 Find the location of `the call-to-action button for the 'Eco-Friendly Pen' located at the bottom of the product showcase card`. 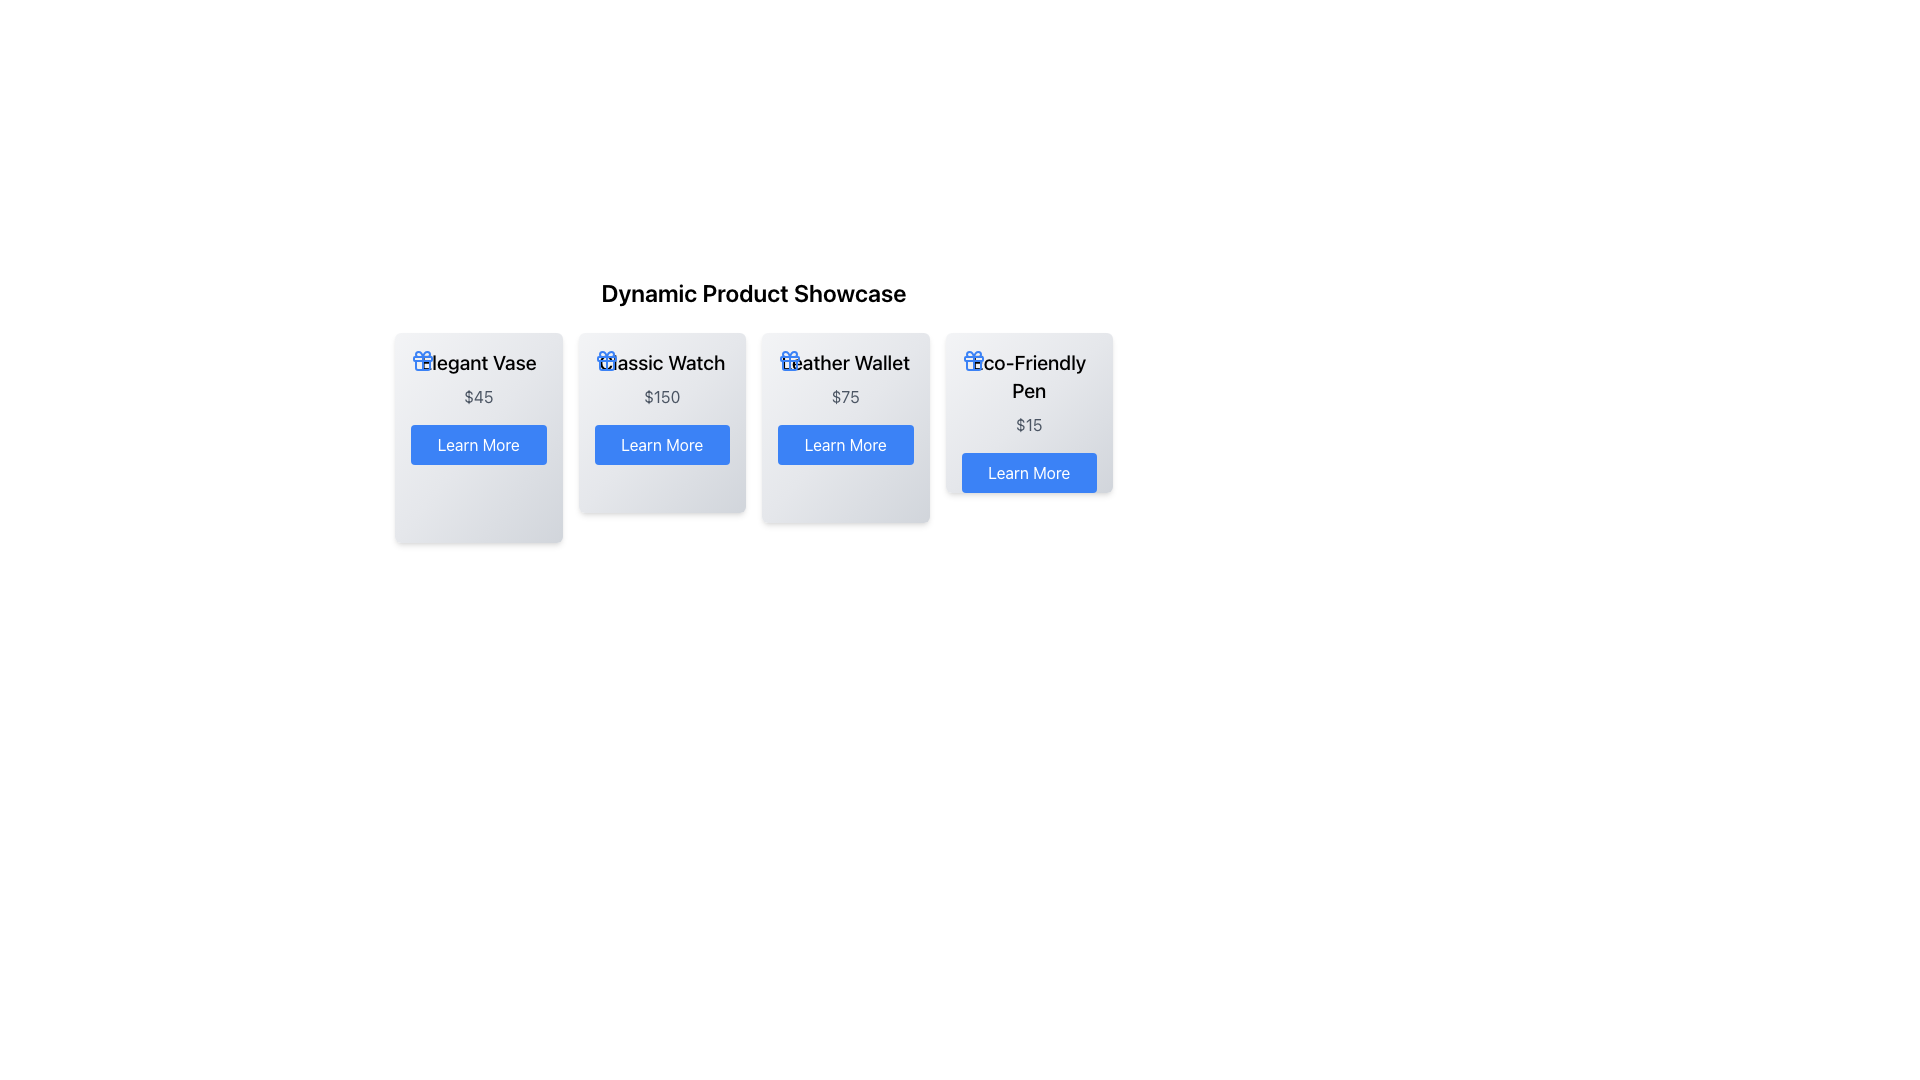

the call-to-action button for the 'Eco-Friendly Pen' located at the bottom of the product showcase card is located at coordinates (1029, 473).